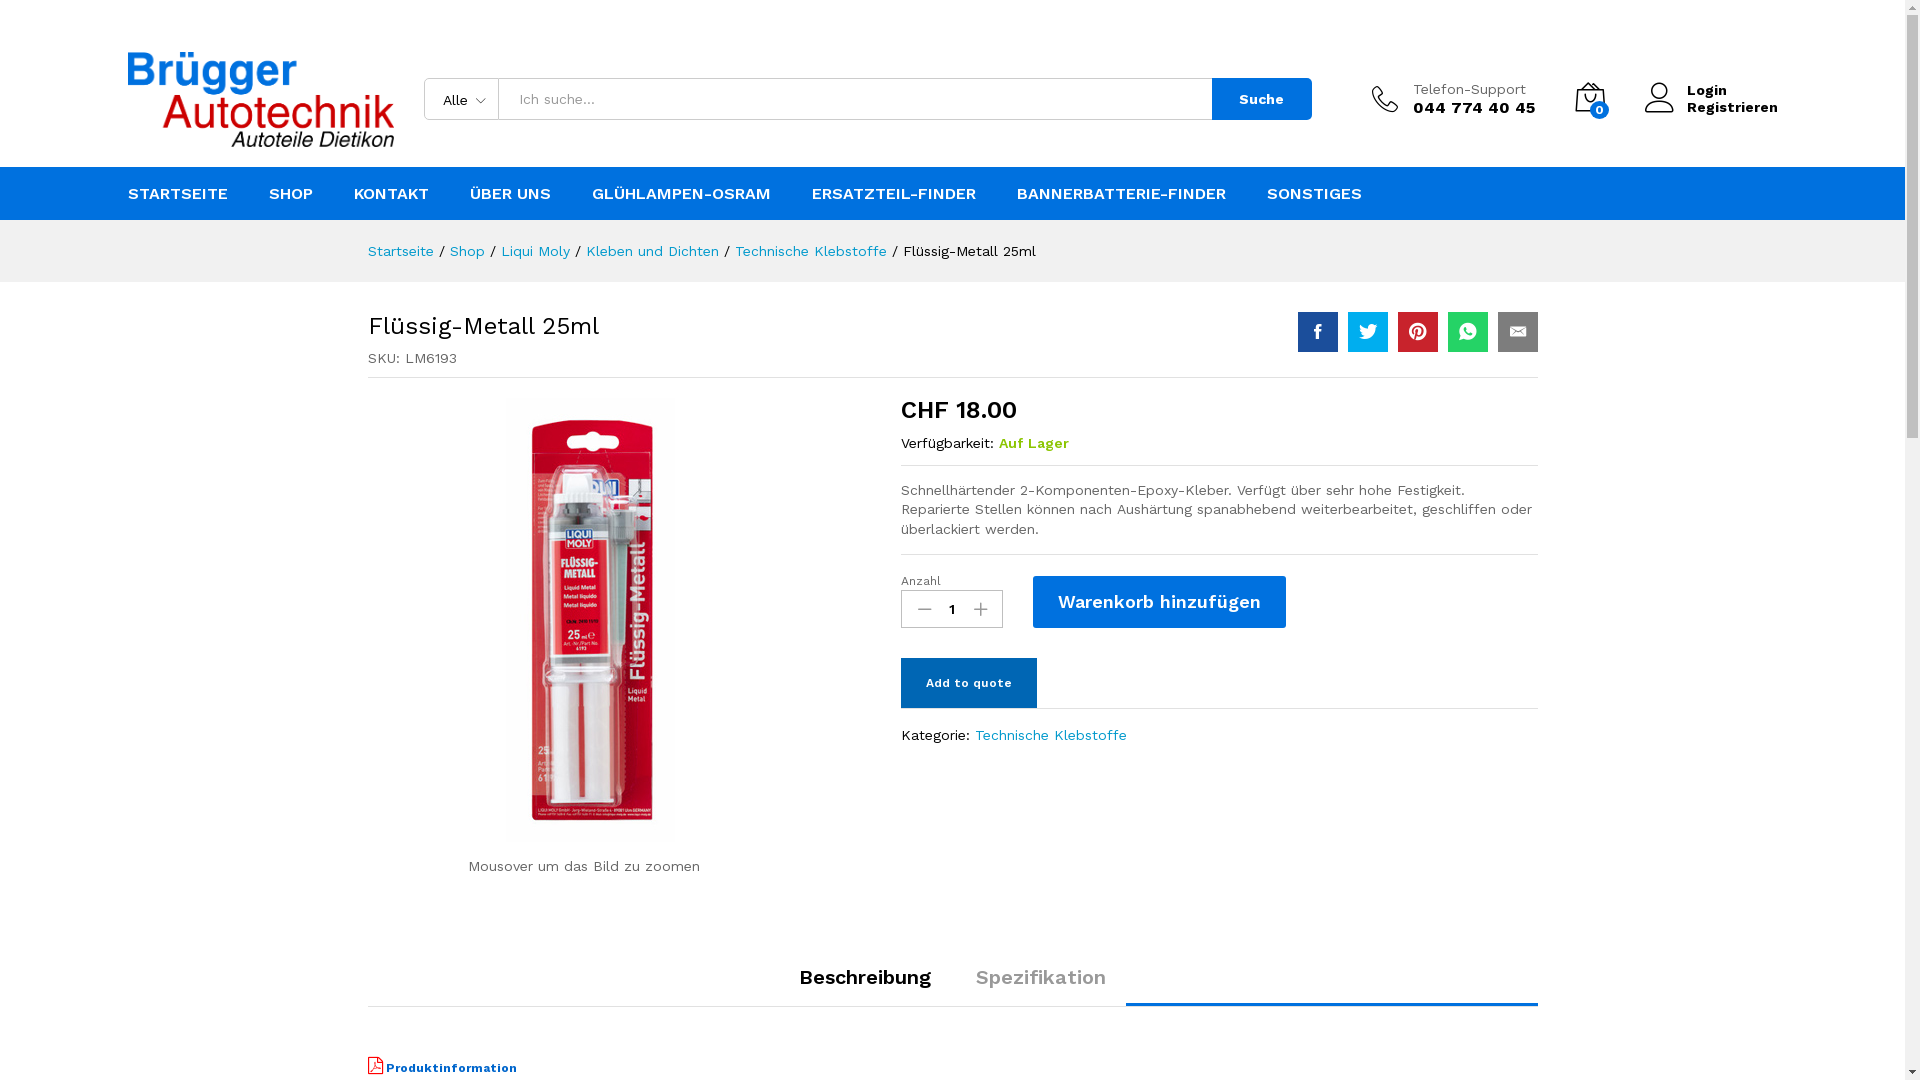  Describe the element at coordinates (368, 249) in the screenshot. I see `'Startseite'` at that location.